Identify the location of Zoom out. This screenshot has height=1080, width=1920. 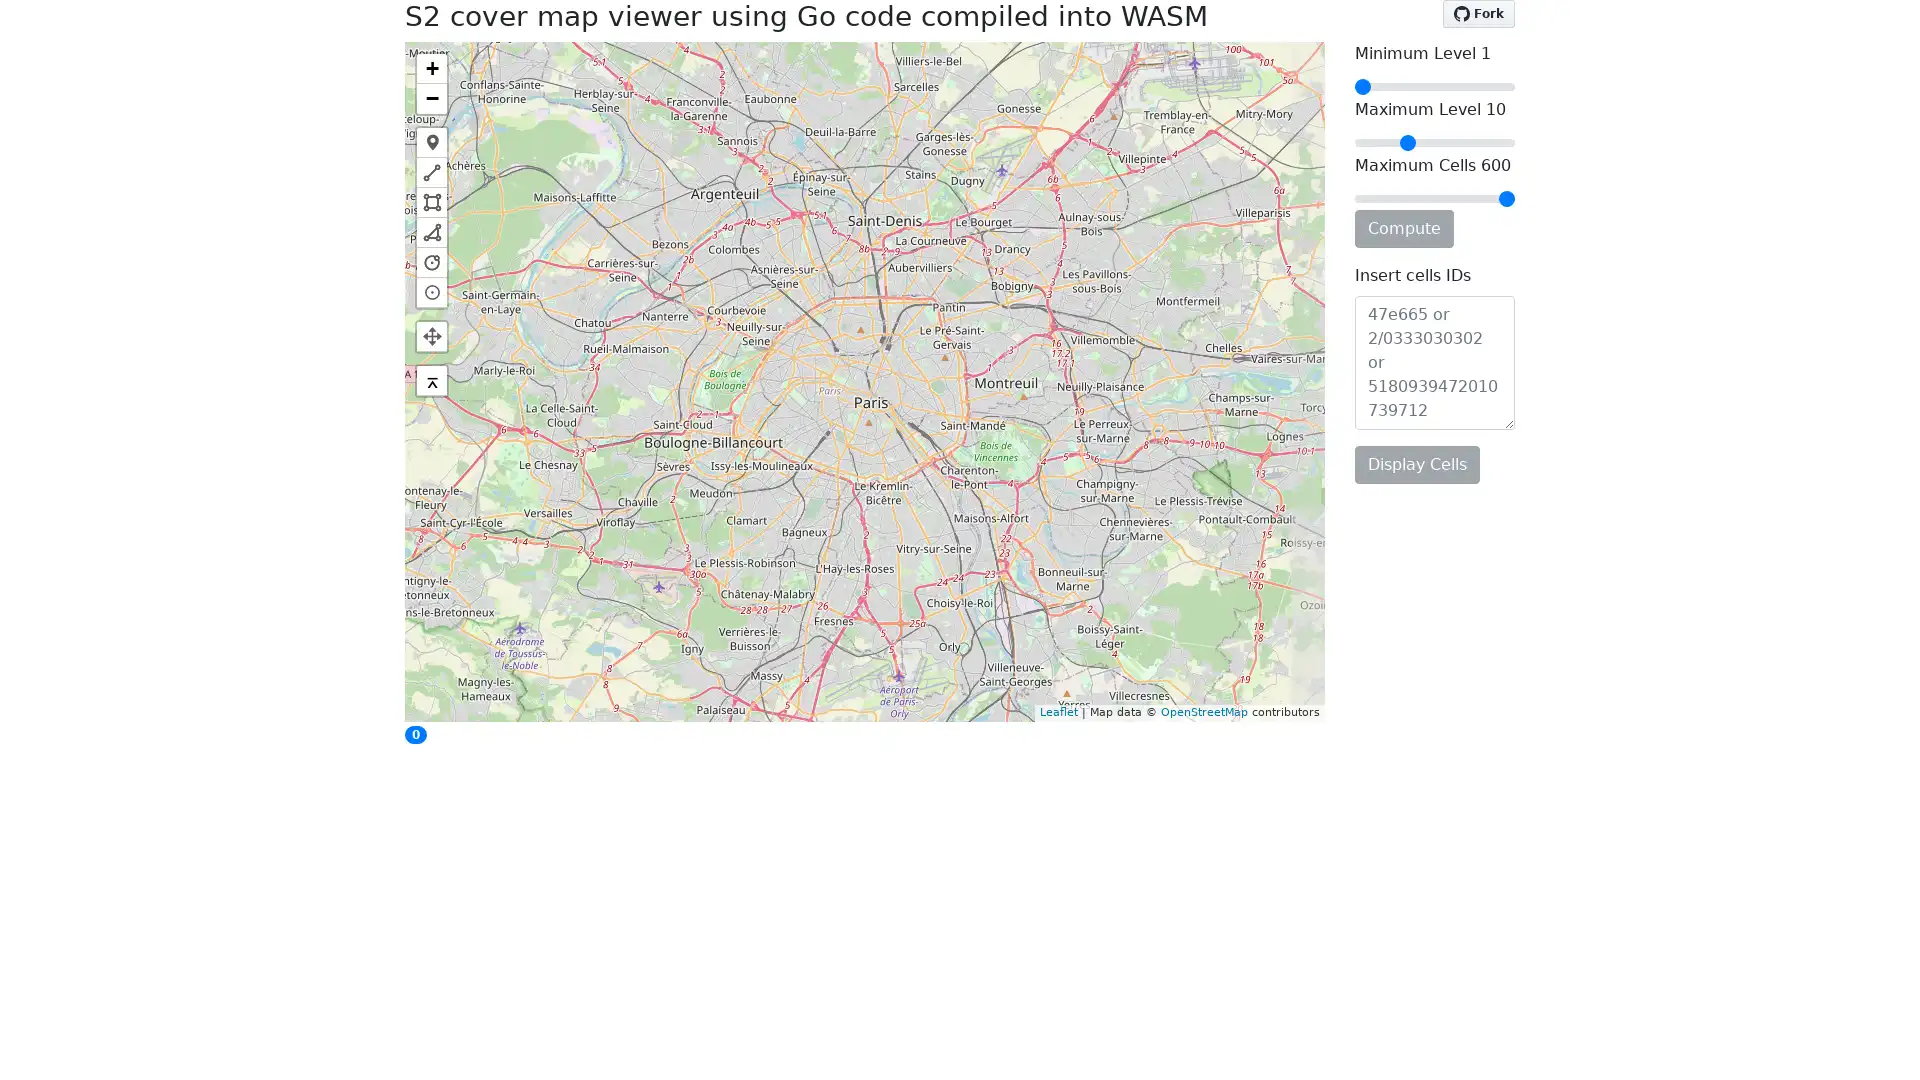
(431, 97).